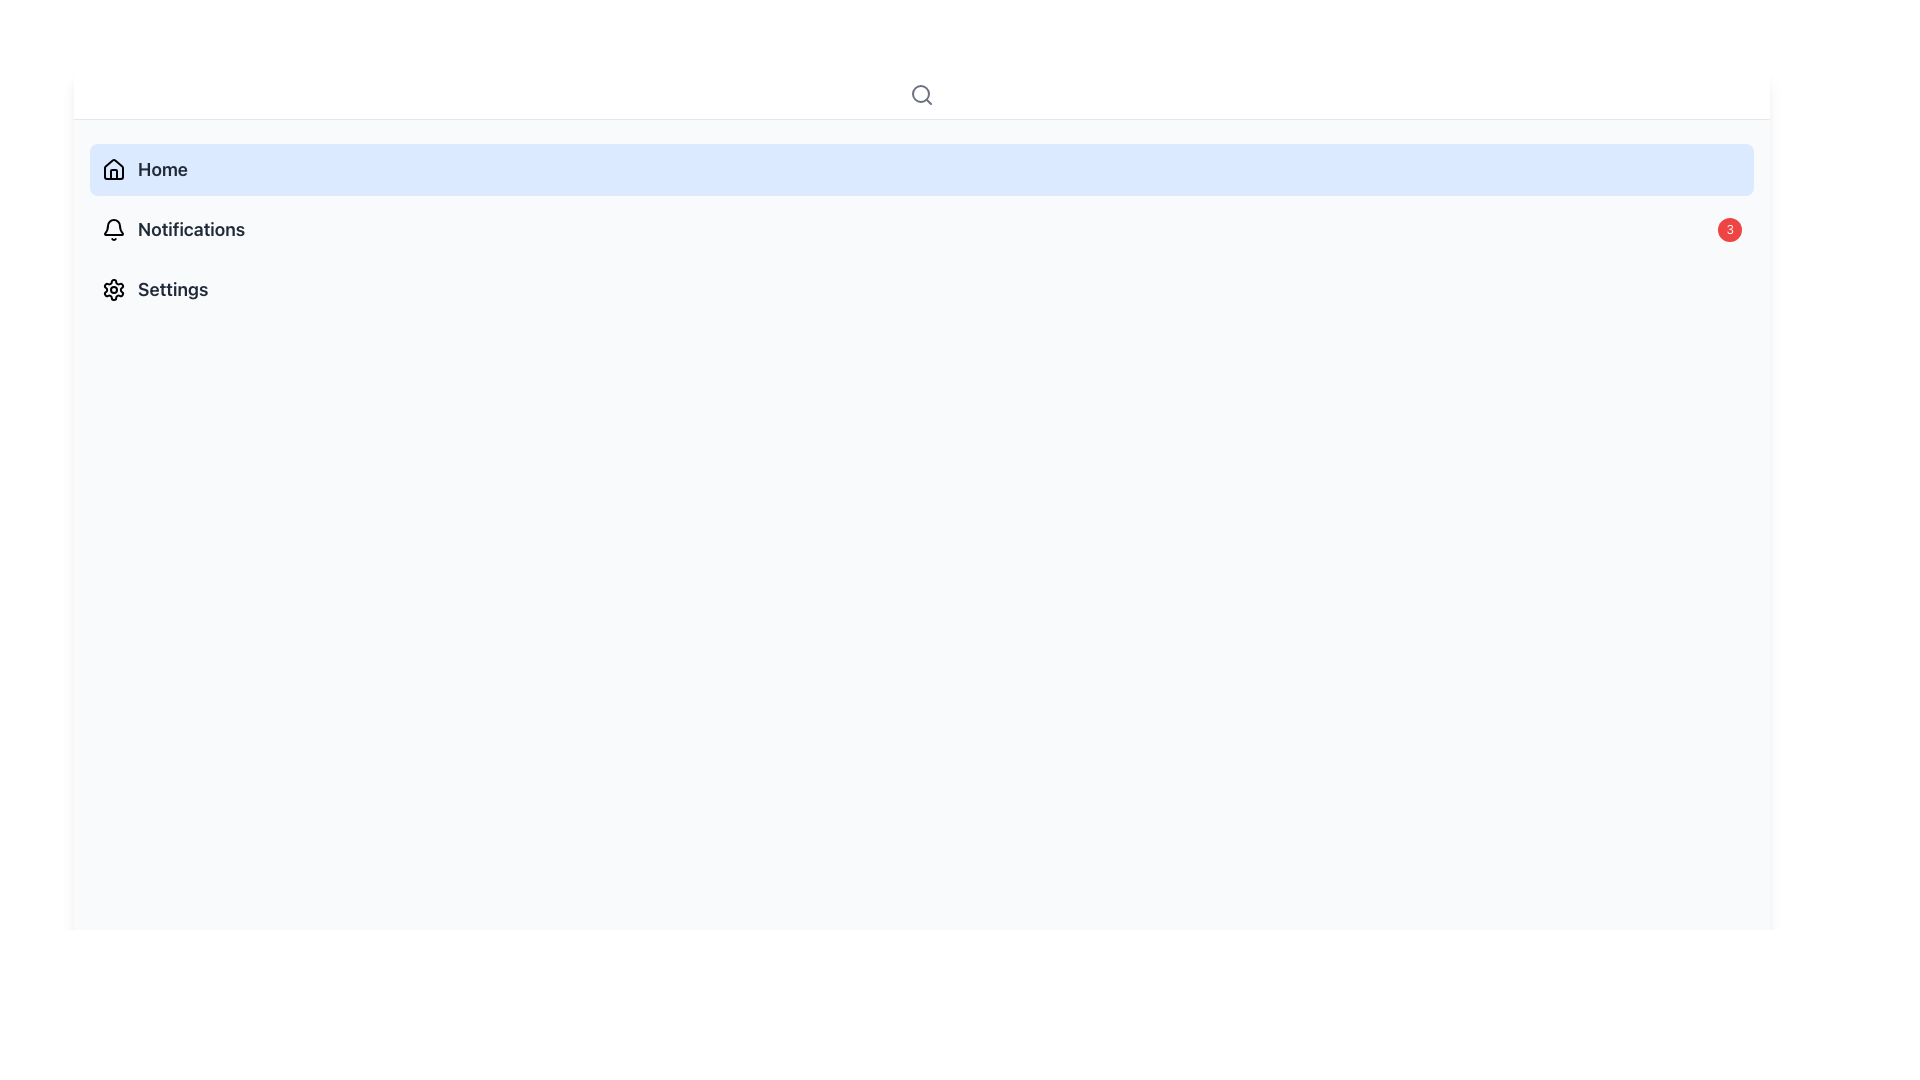 The height and width of the screenshot is (1080, 1920). Describe the element at coordinates (113, 168) in the screenshot. I see `the 'Home' icon located in the top-left section of the navigation menu` at that location.